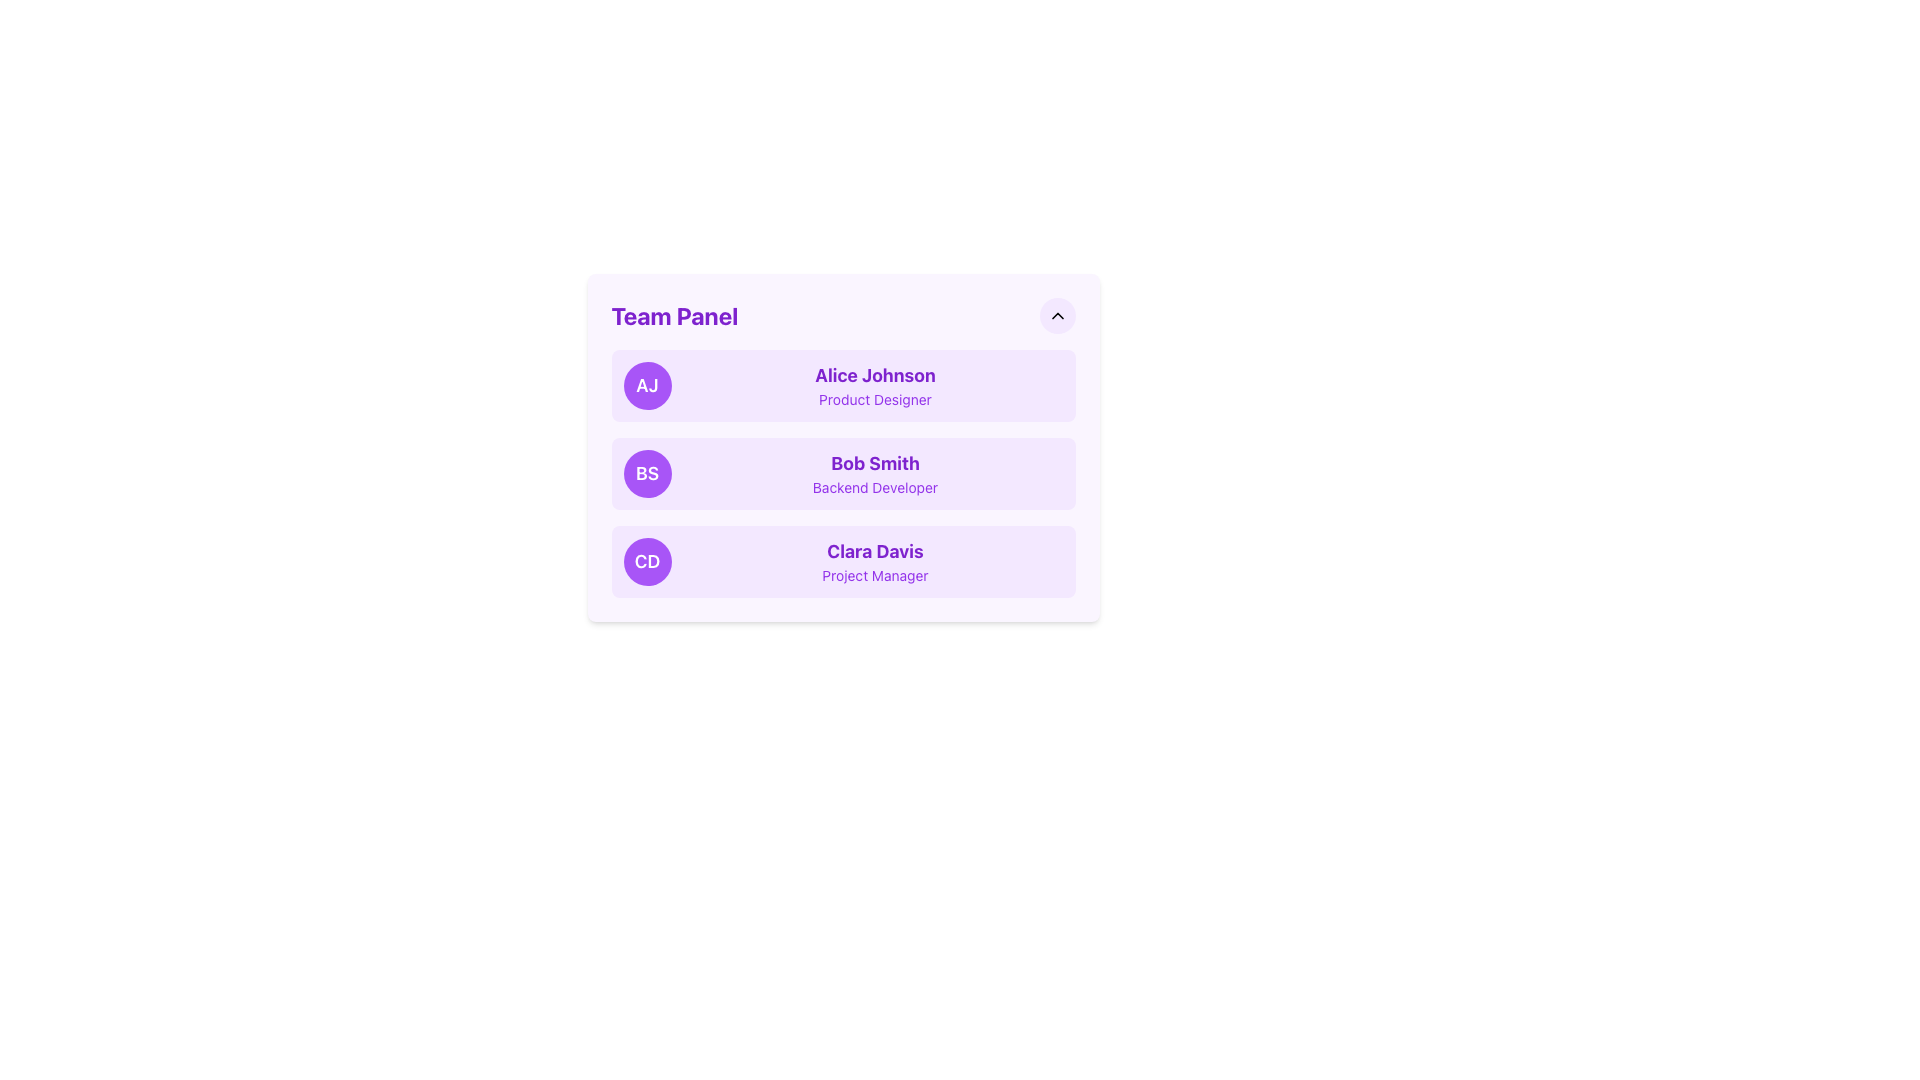 This screenshot has width=1920, height=1080. Describe the element at coordinates (875, 474) in the screenshot. I see `the Profile display block displaying the name 'Bob Smith' in bold purple, which is located in the Team Panel section between 'Alice Johnson' and 'Clara Davis'` at that location.